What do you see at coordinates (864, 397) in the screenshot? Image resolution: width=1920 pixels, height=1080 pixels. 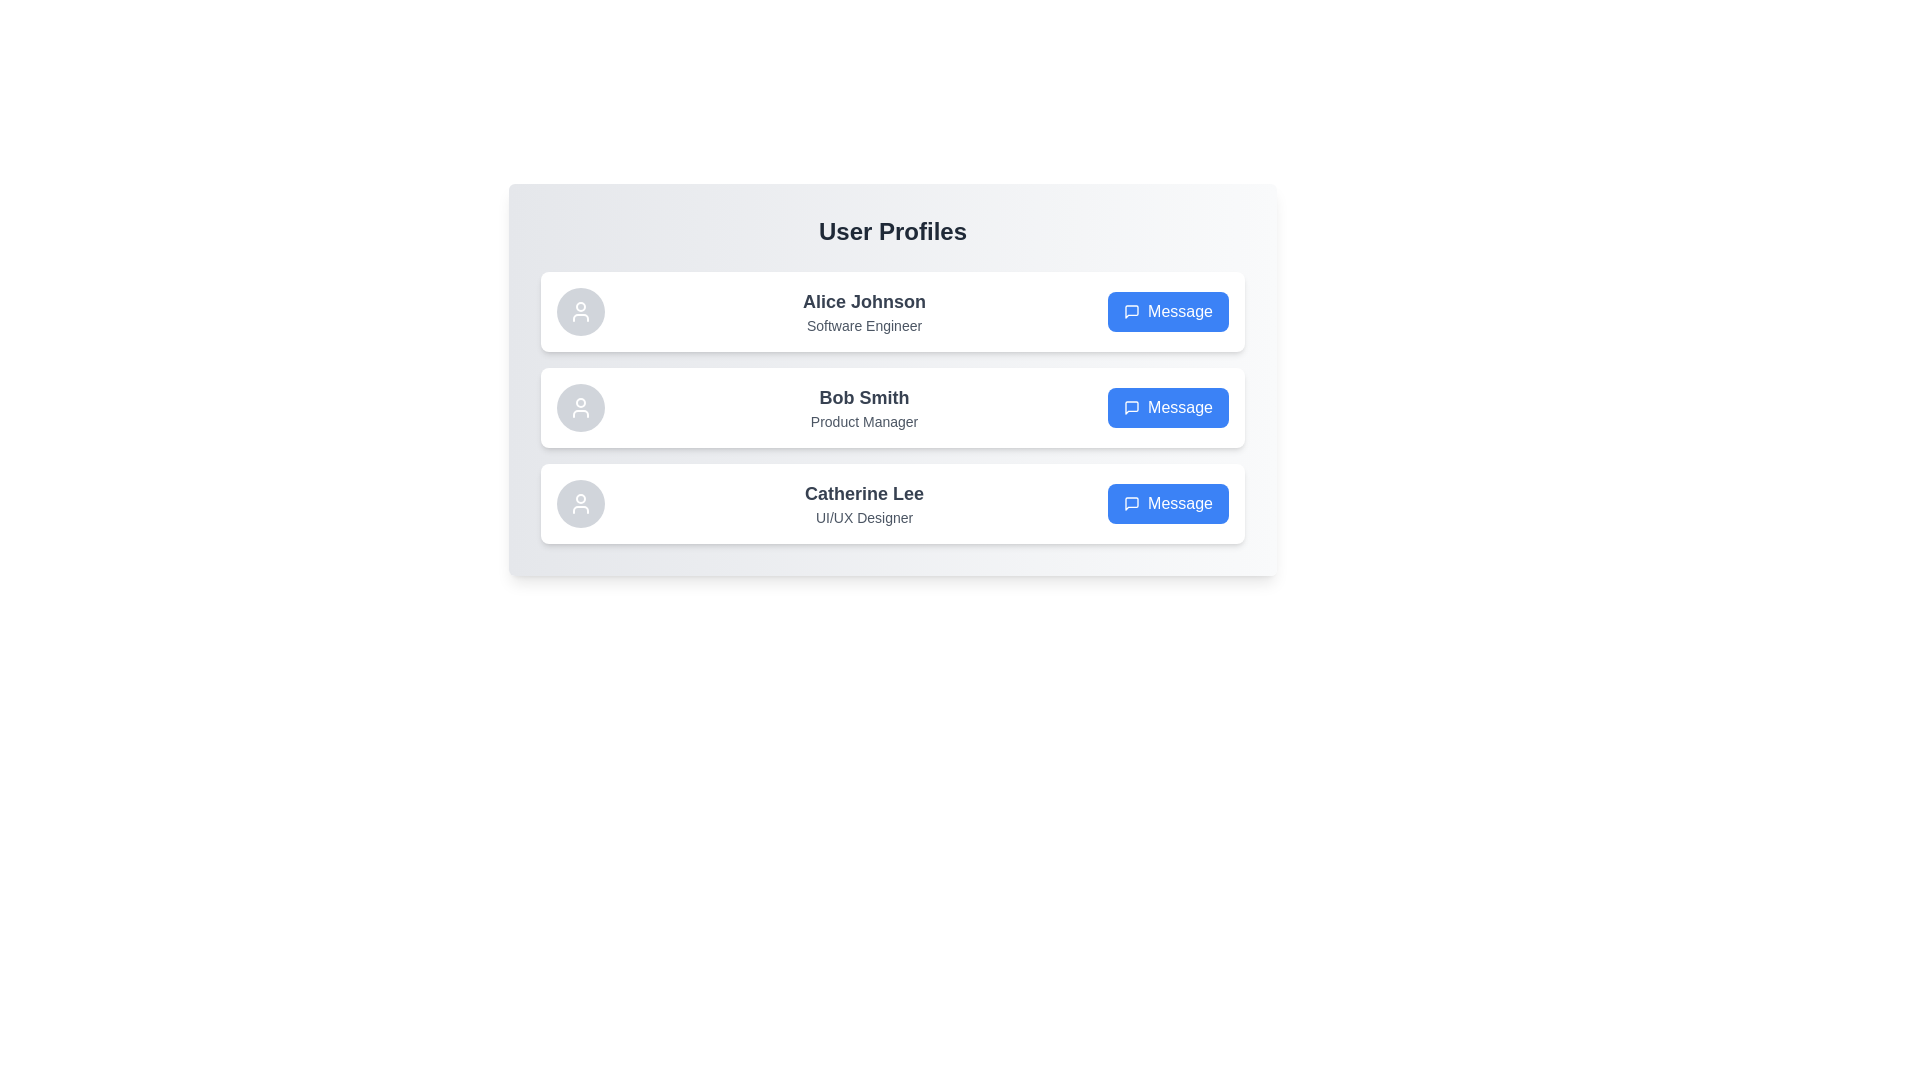 I see `the text of Bob Smith to select it` at bounding box center [864, 397].